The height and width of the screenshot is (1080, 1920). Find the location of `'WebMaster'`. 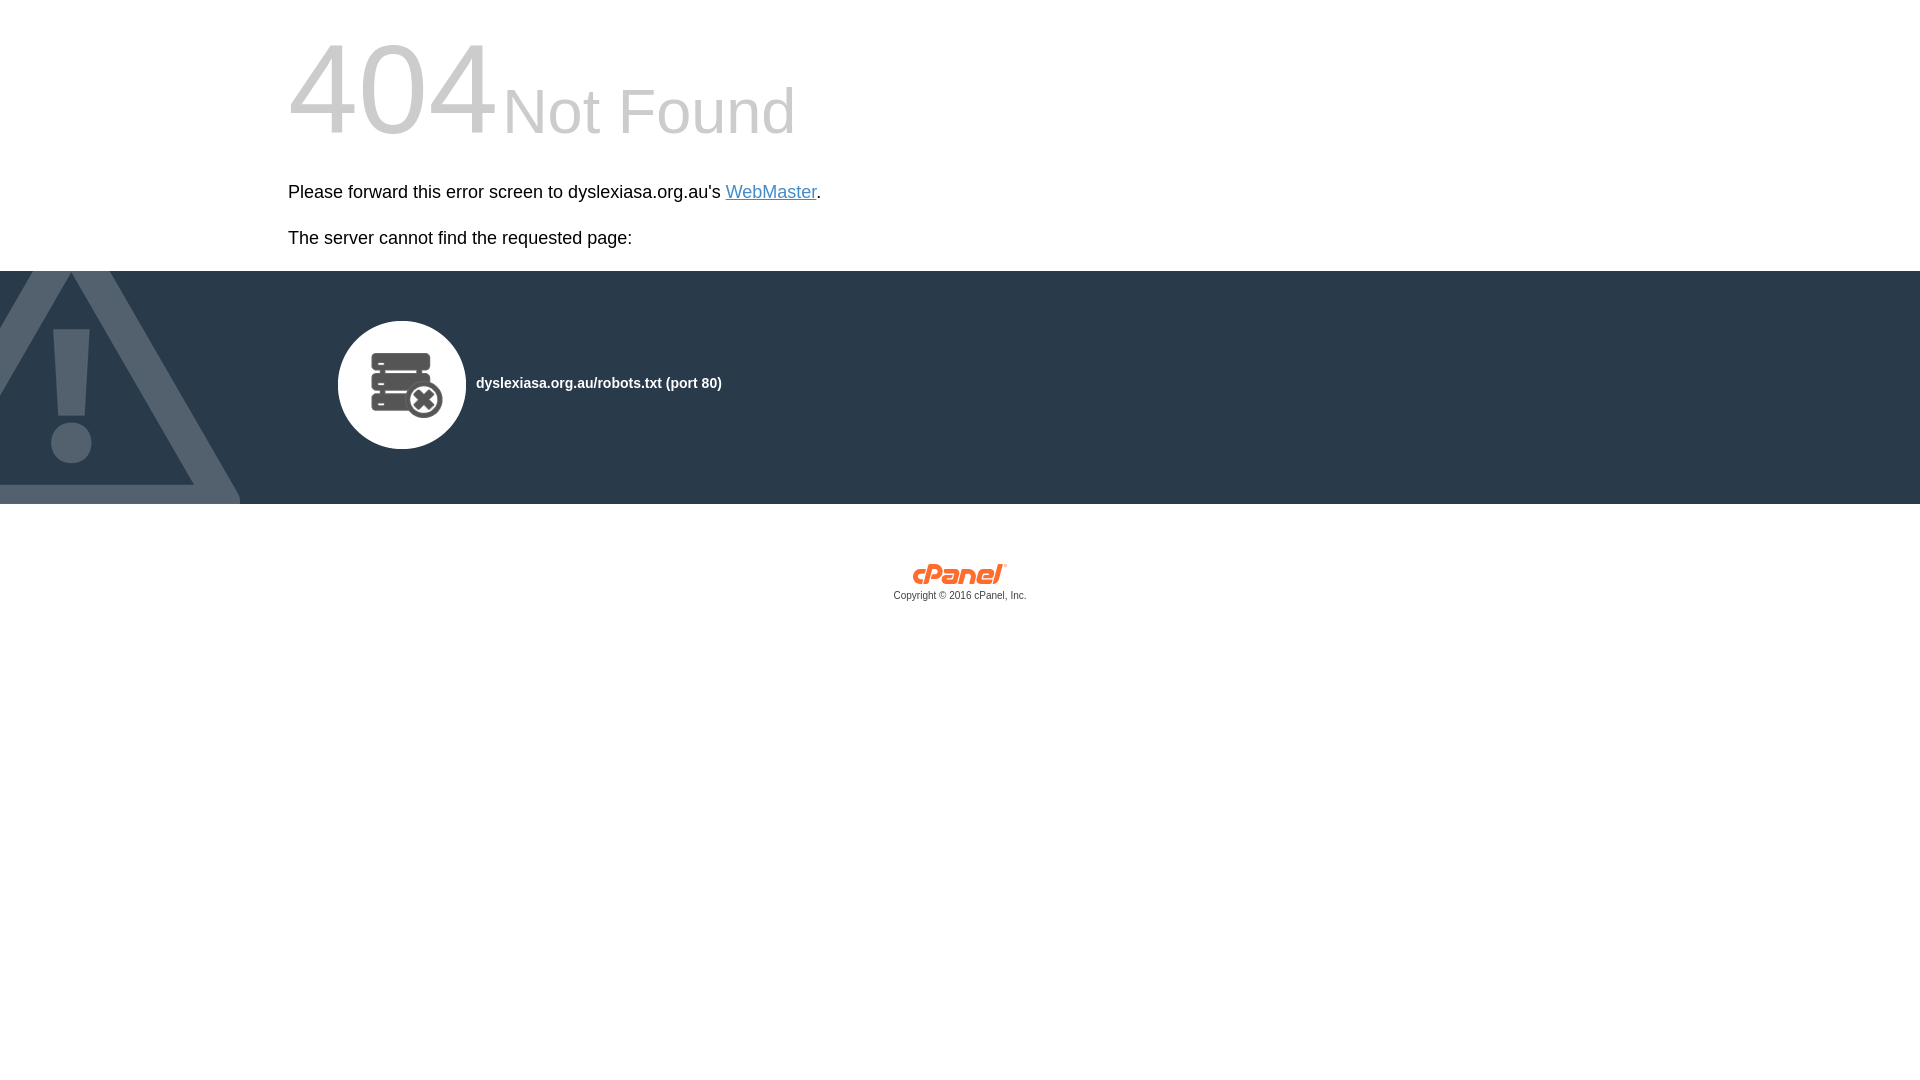

'WebMaster' is located at coordinates (770, 192).